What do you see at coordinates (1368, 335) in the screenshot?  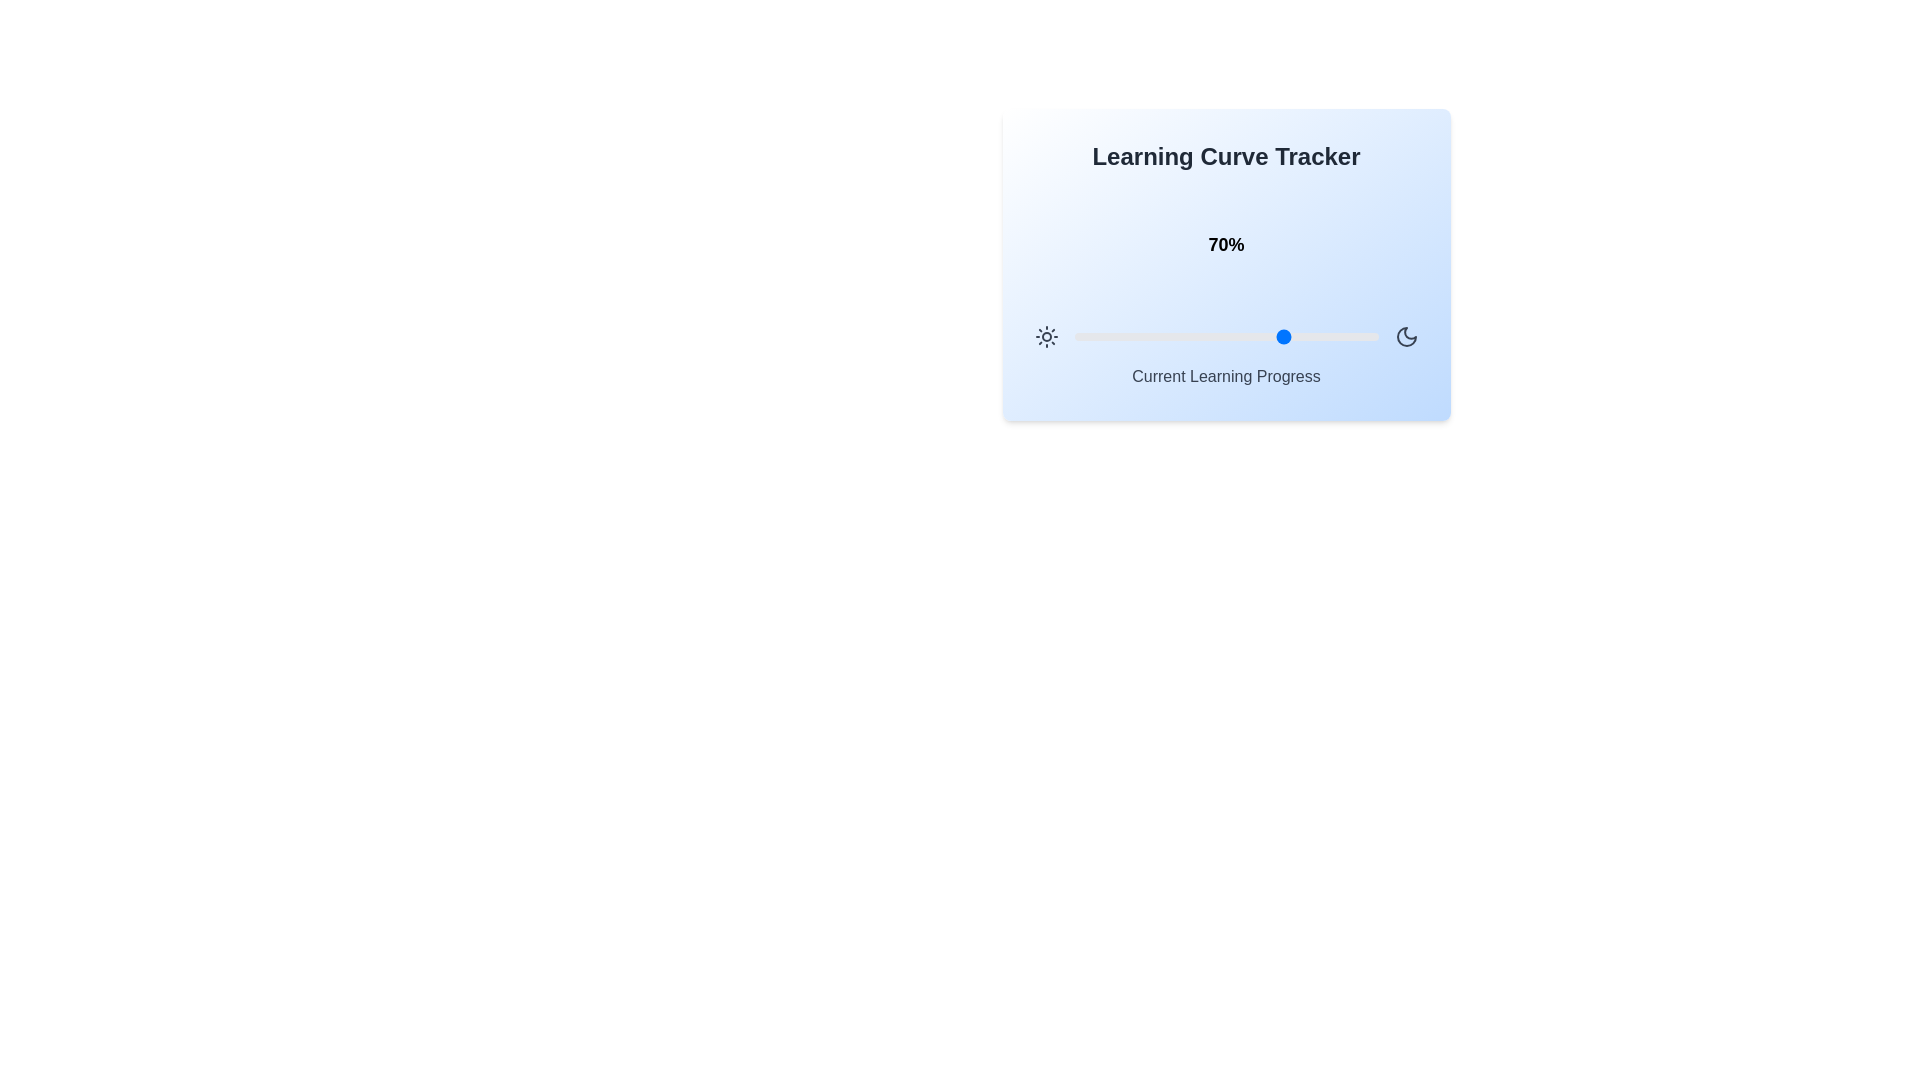 I see `the slider to set the progress value to 97%` at bounding box center [1368, 335].